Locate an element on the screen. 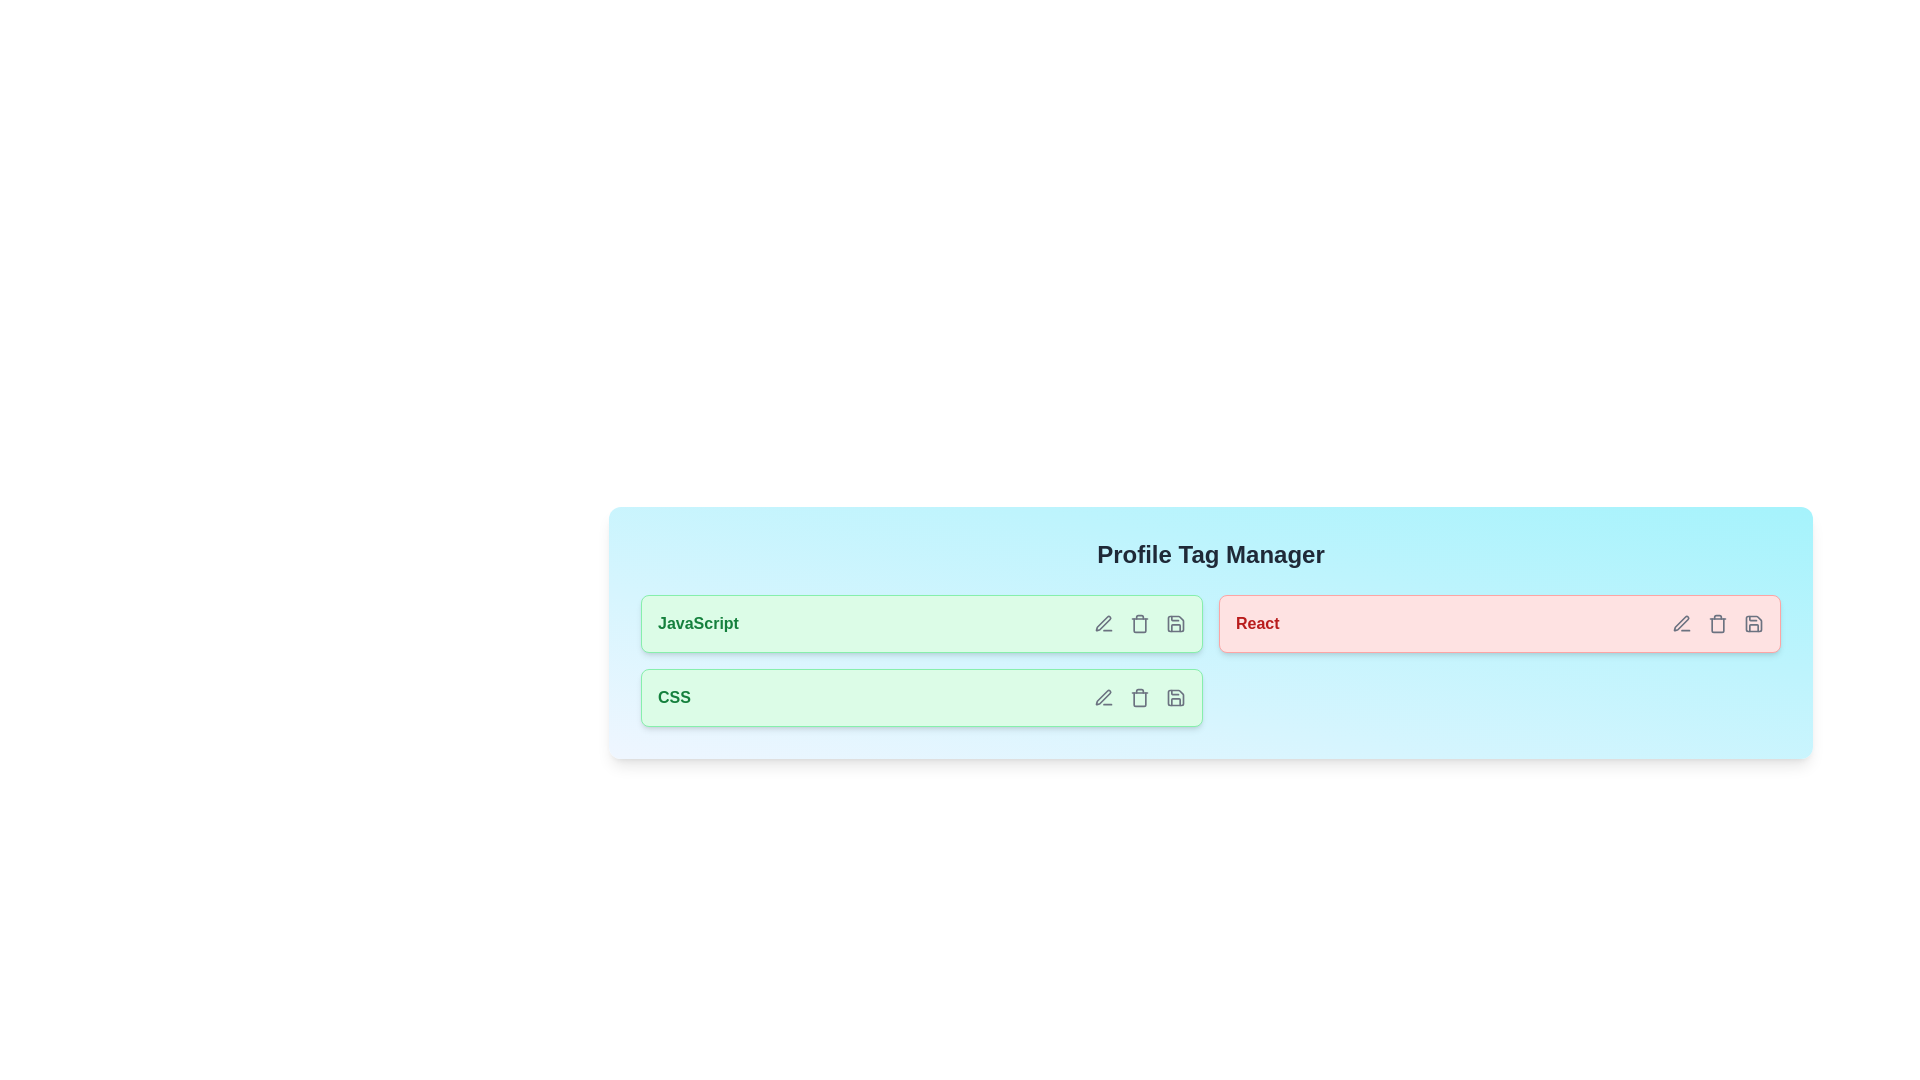  the delete icon for the tag CSS is located at coordinates (1140, 697).